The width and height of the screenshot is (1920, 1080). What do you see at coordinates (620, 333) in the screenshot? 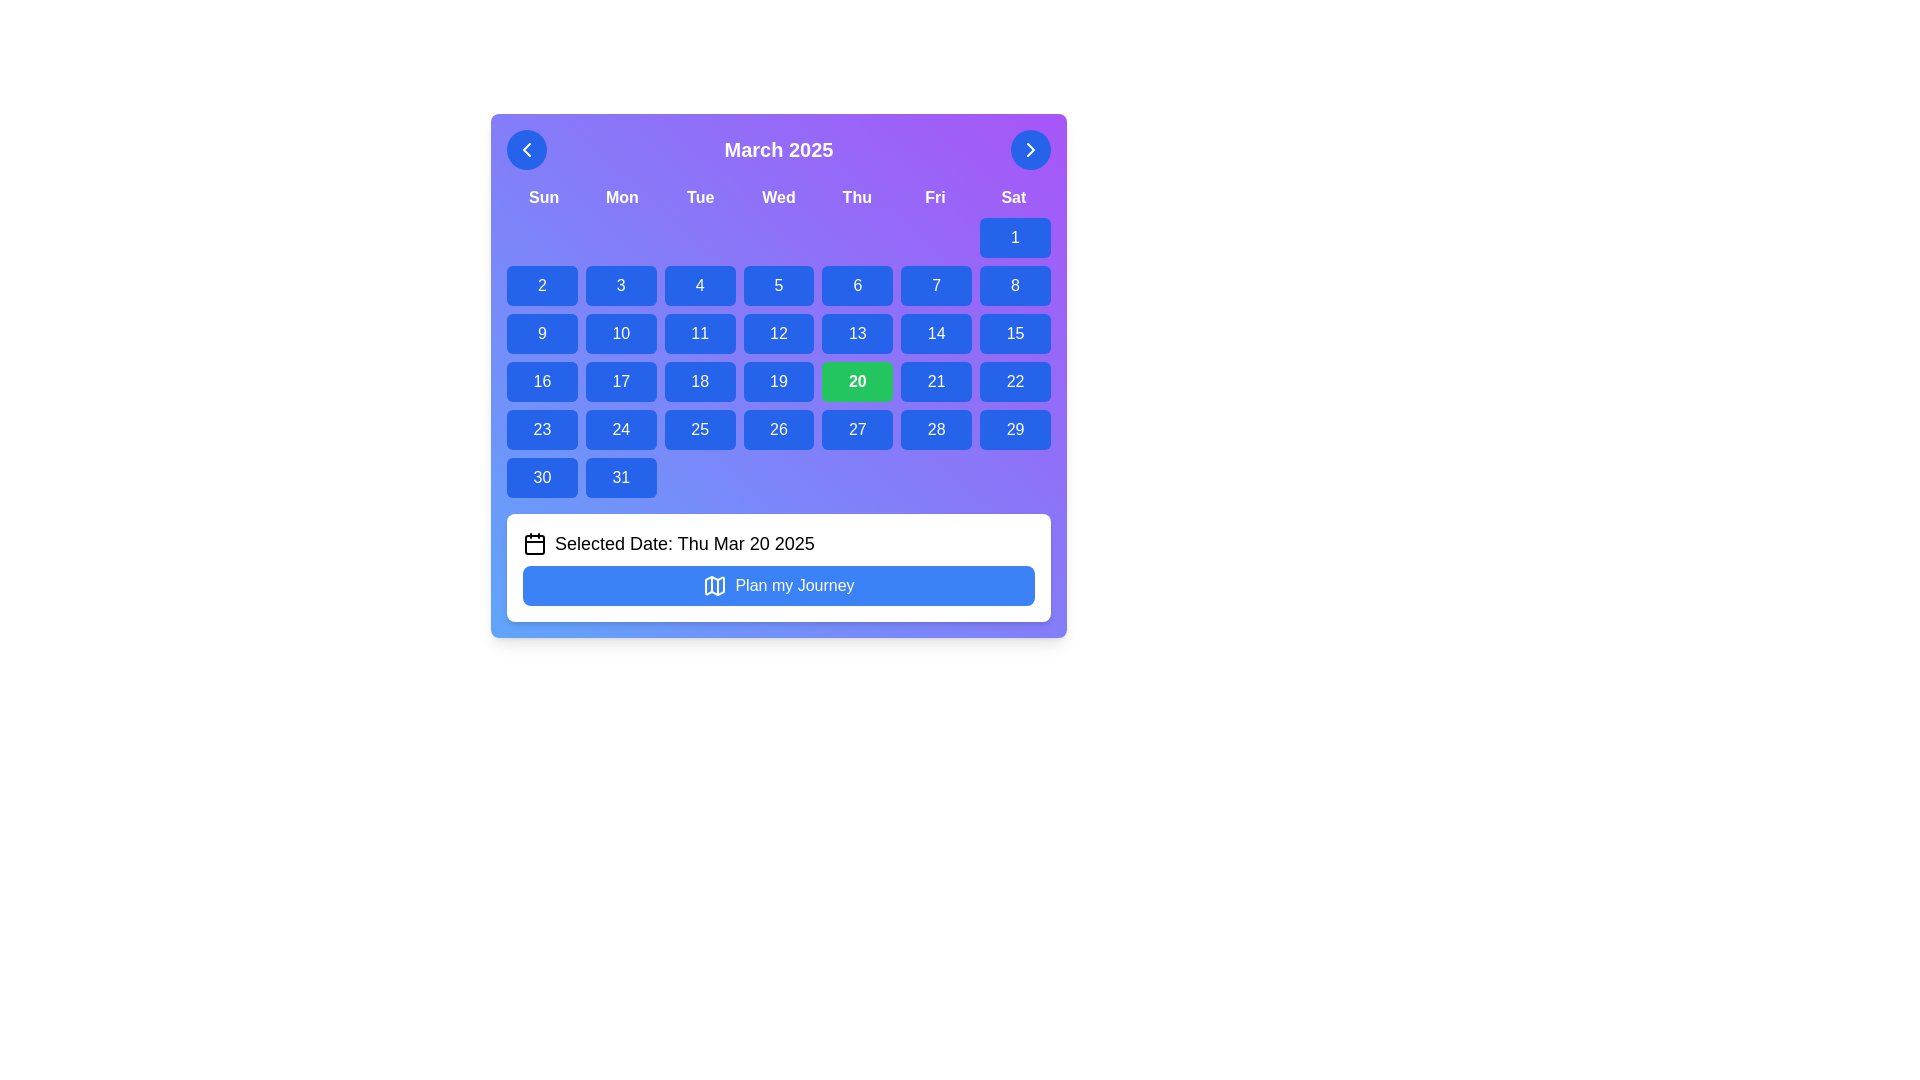
I see `the calendar date button located in the second row and fourth column of the grid` at bounding box center [620, 333].